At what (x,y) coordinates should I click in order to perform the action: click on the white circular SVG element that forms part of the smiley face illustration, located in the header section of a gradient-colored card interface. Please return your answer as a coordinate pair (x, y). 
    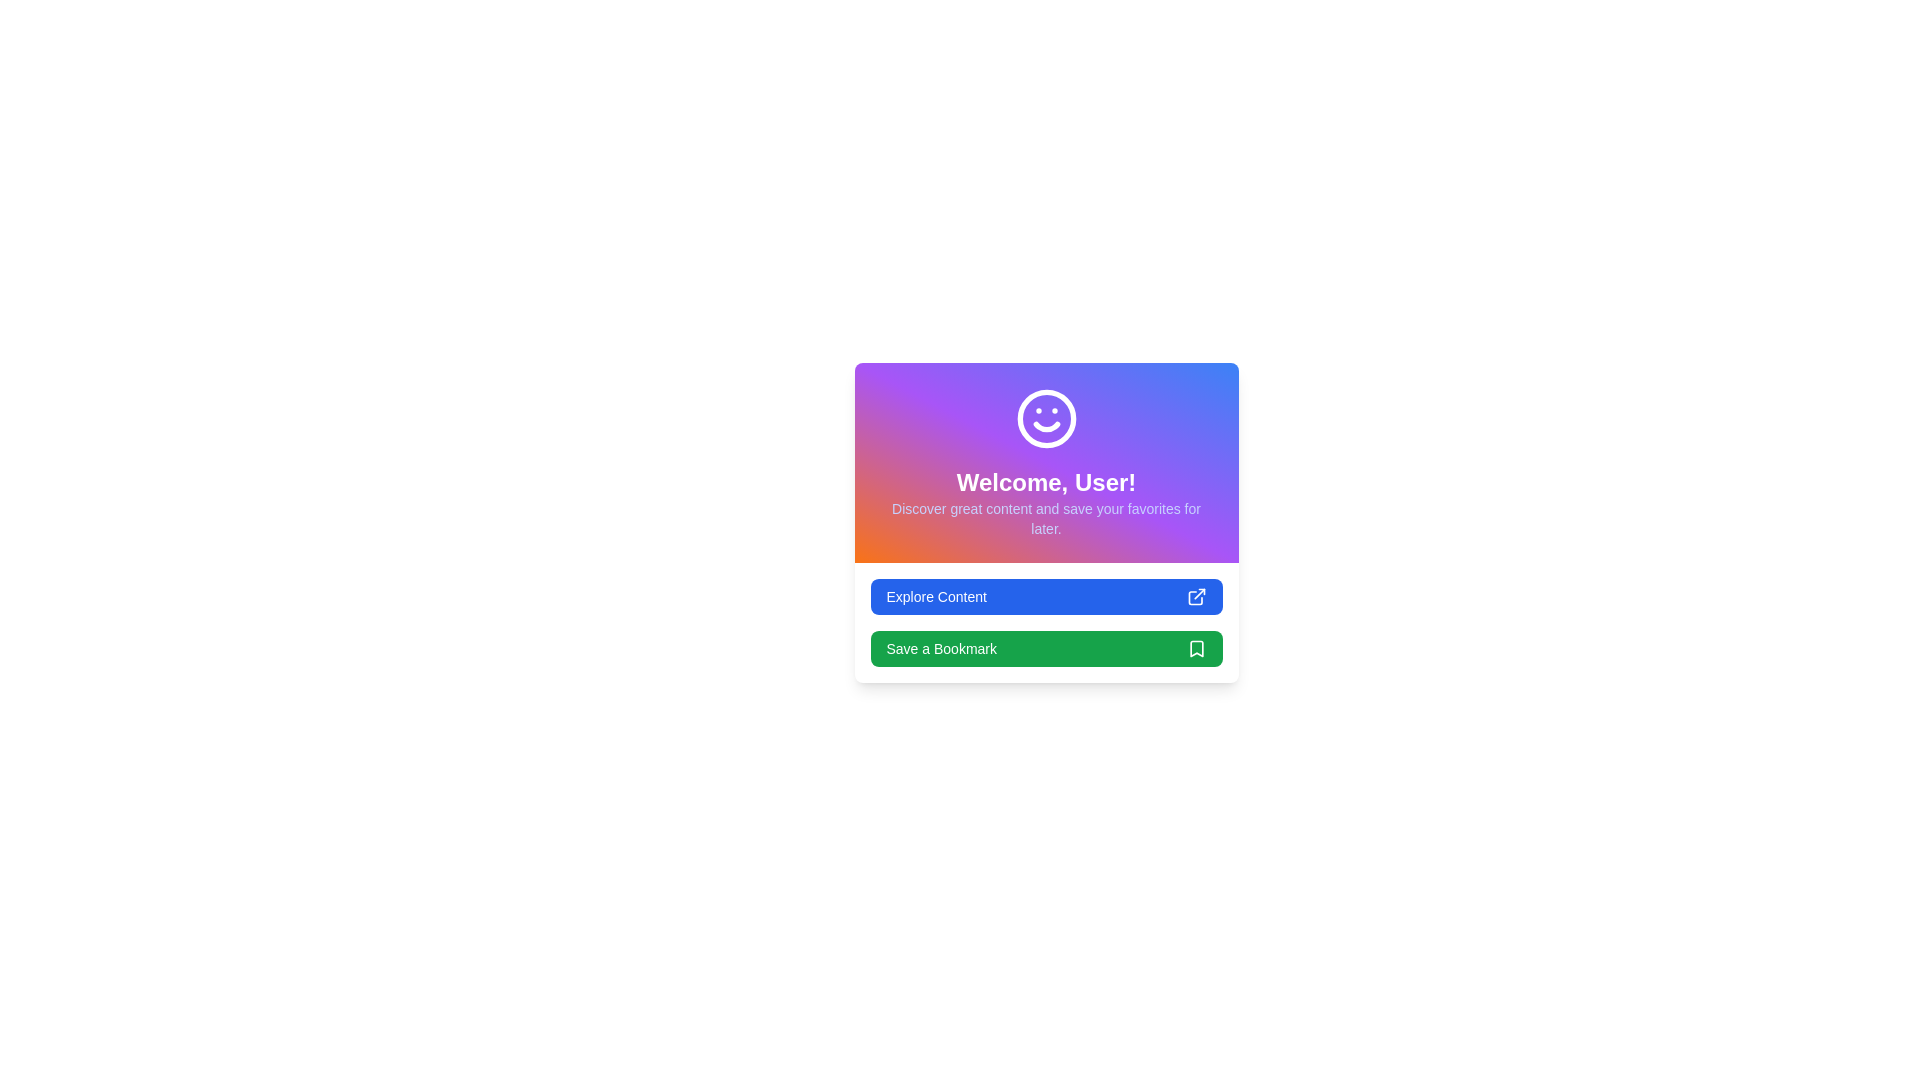
    Looking at the image, I should click on (1045, 418).